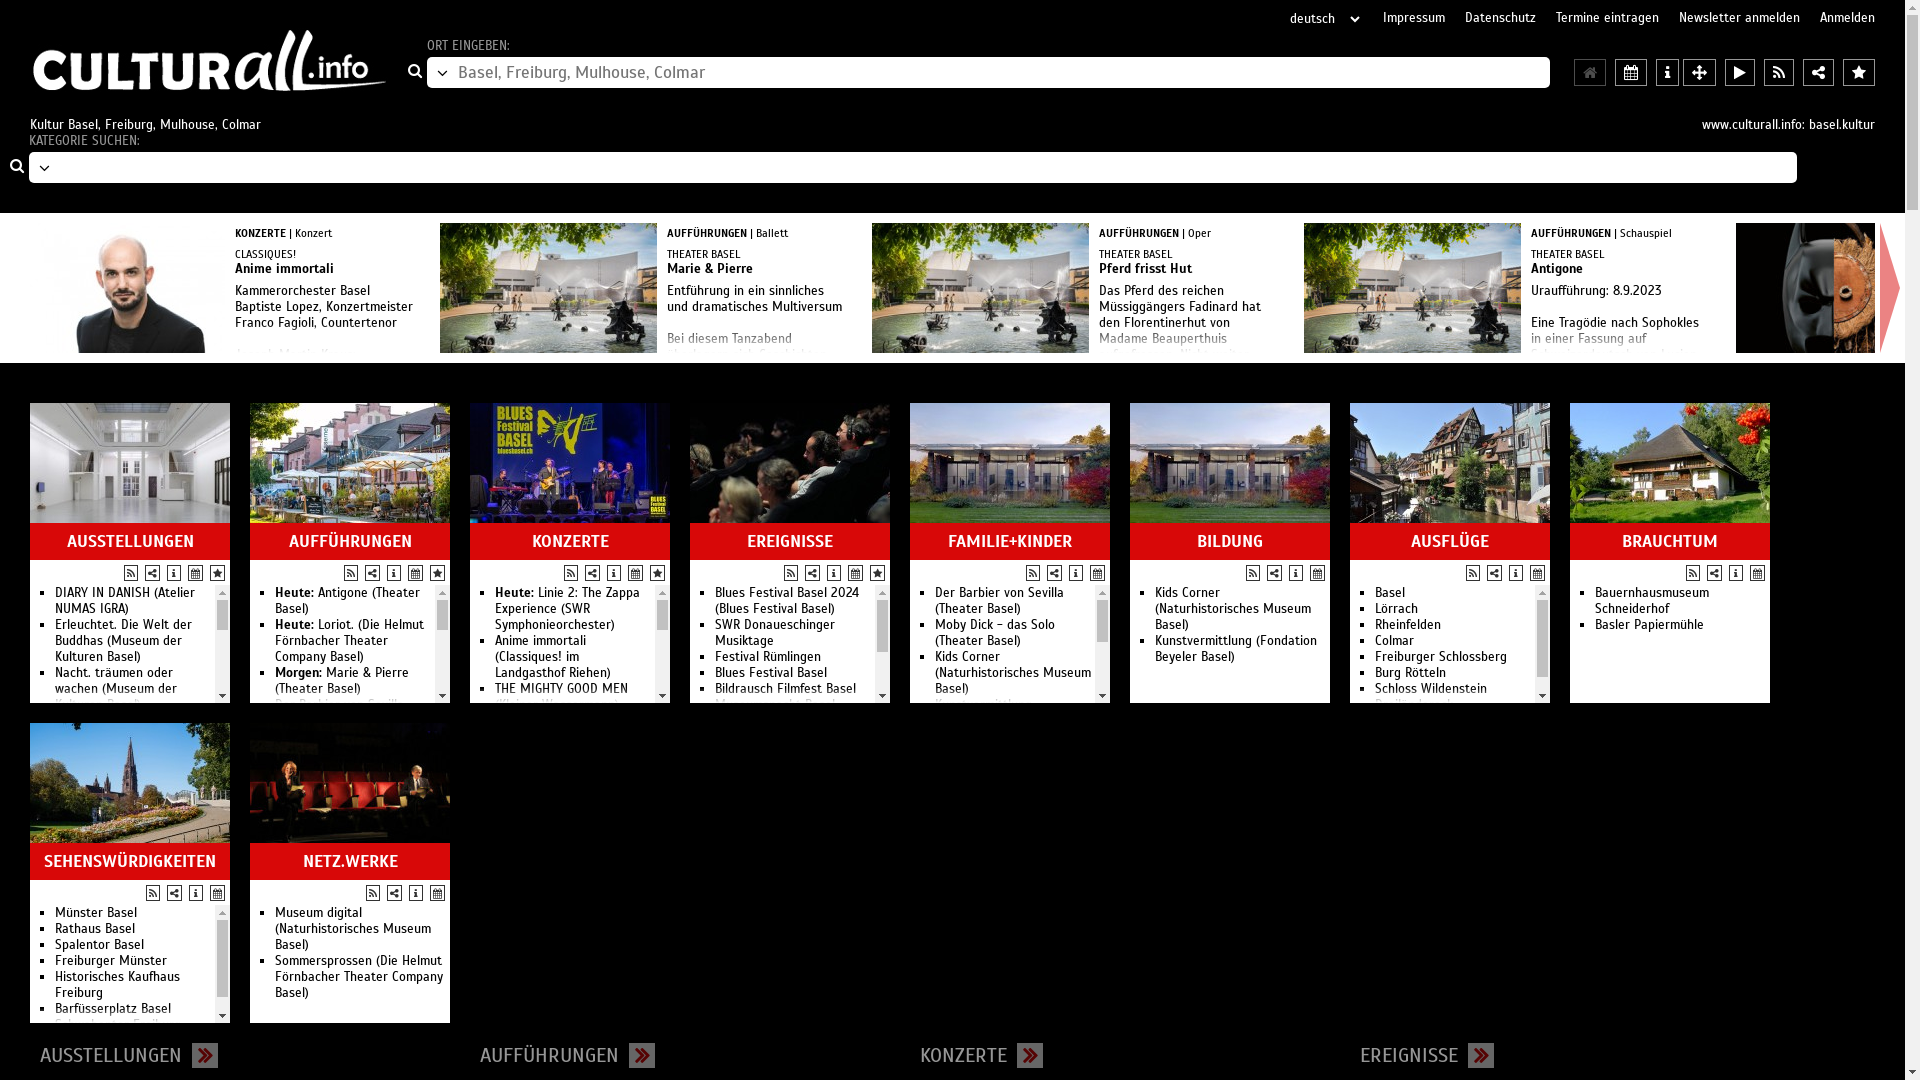 This screenshot has height=1080, width=1920. I want to click on 'BILDUNG', so click(1134, 541).